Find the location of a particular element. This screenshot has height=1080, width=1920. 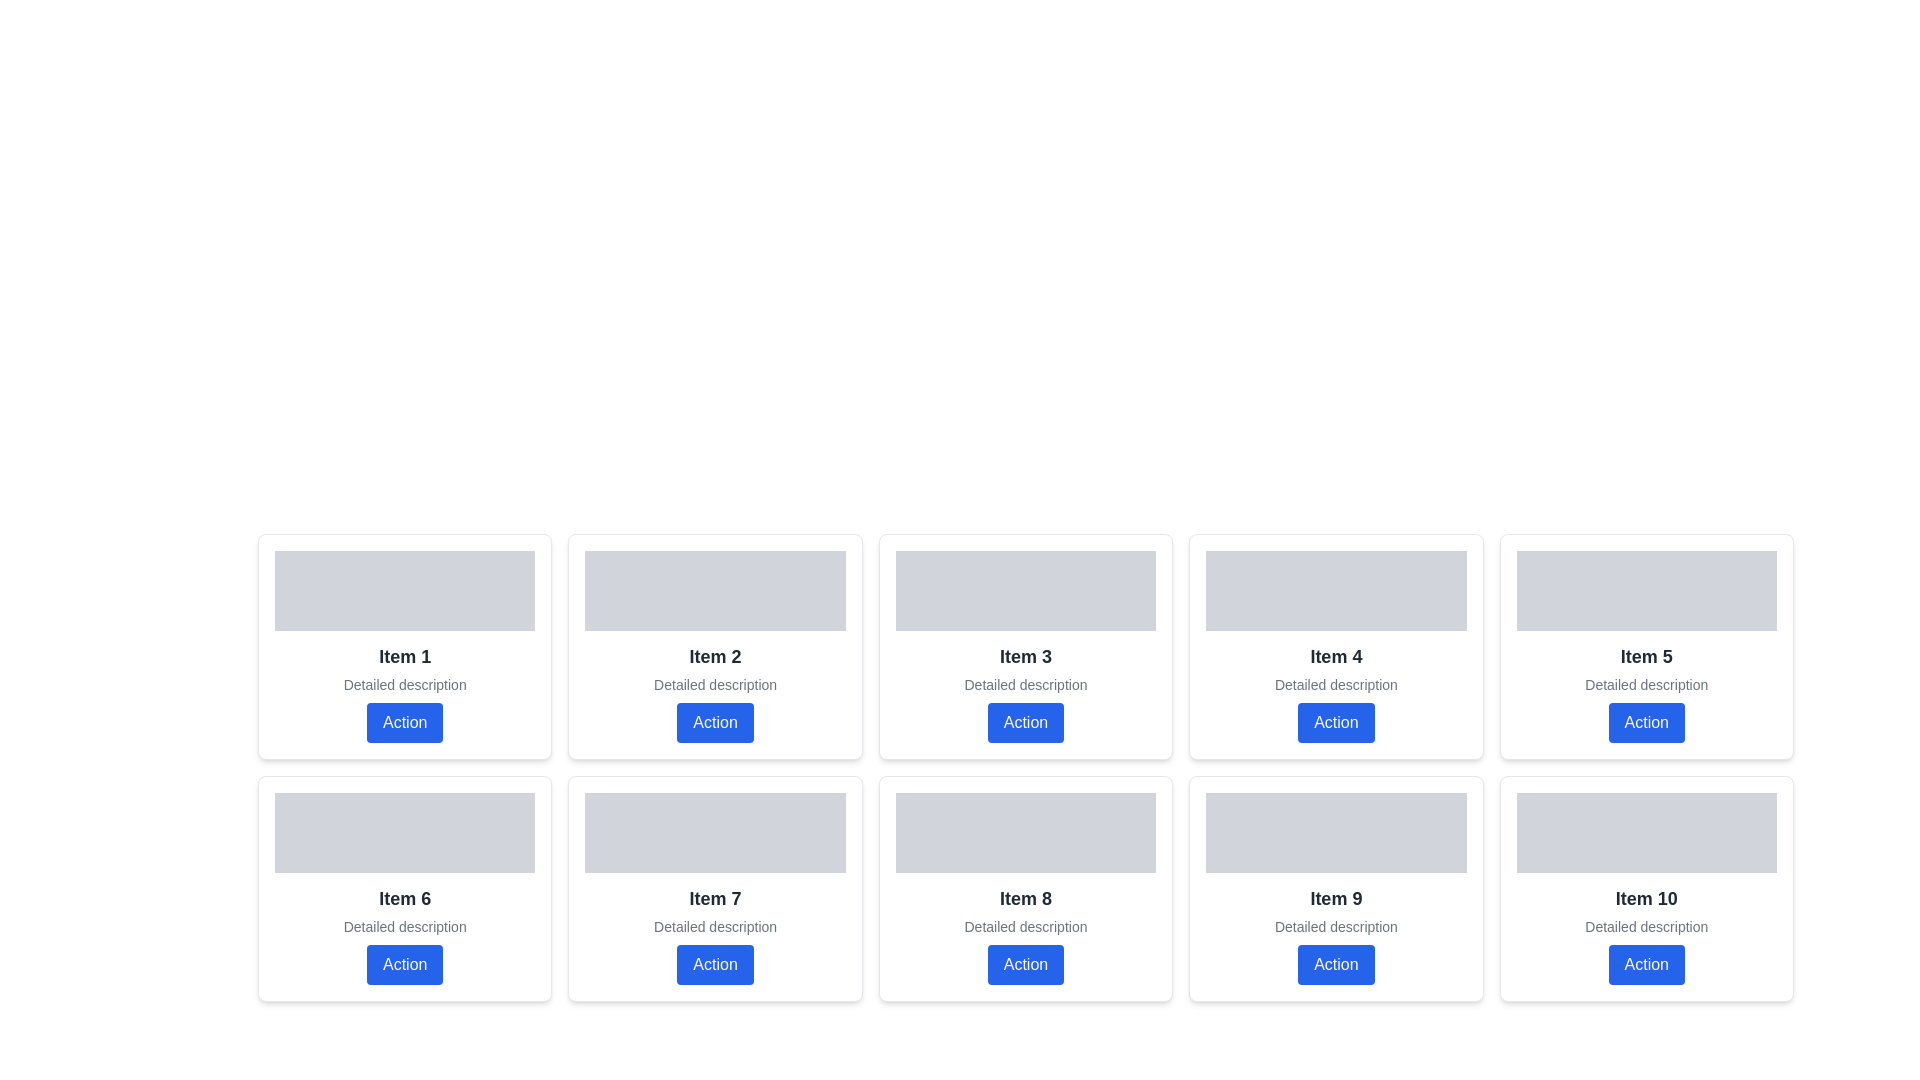

the Card component labeled 'Item 3' with a subtitle 'Detailed description' and a blue button at the bottom is located at coordinates (1026, 647).